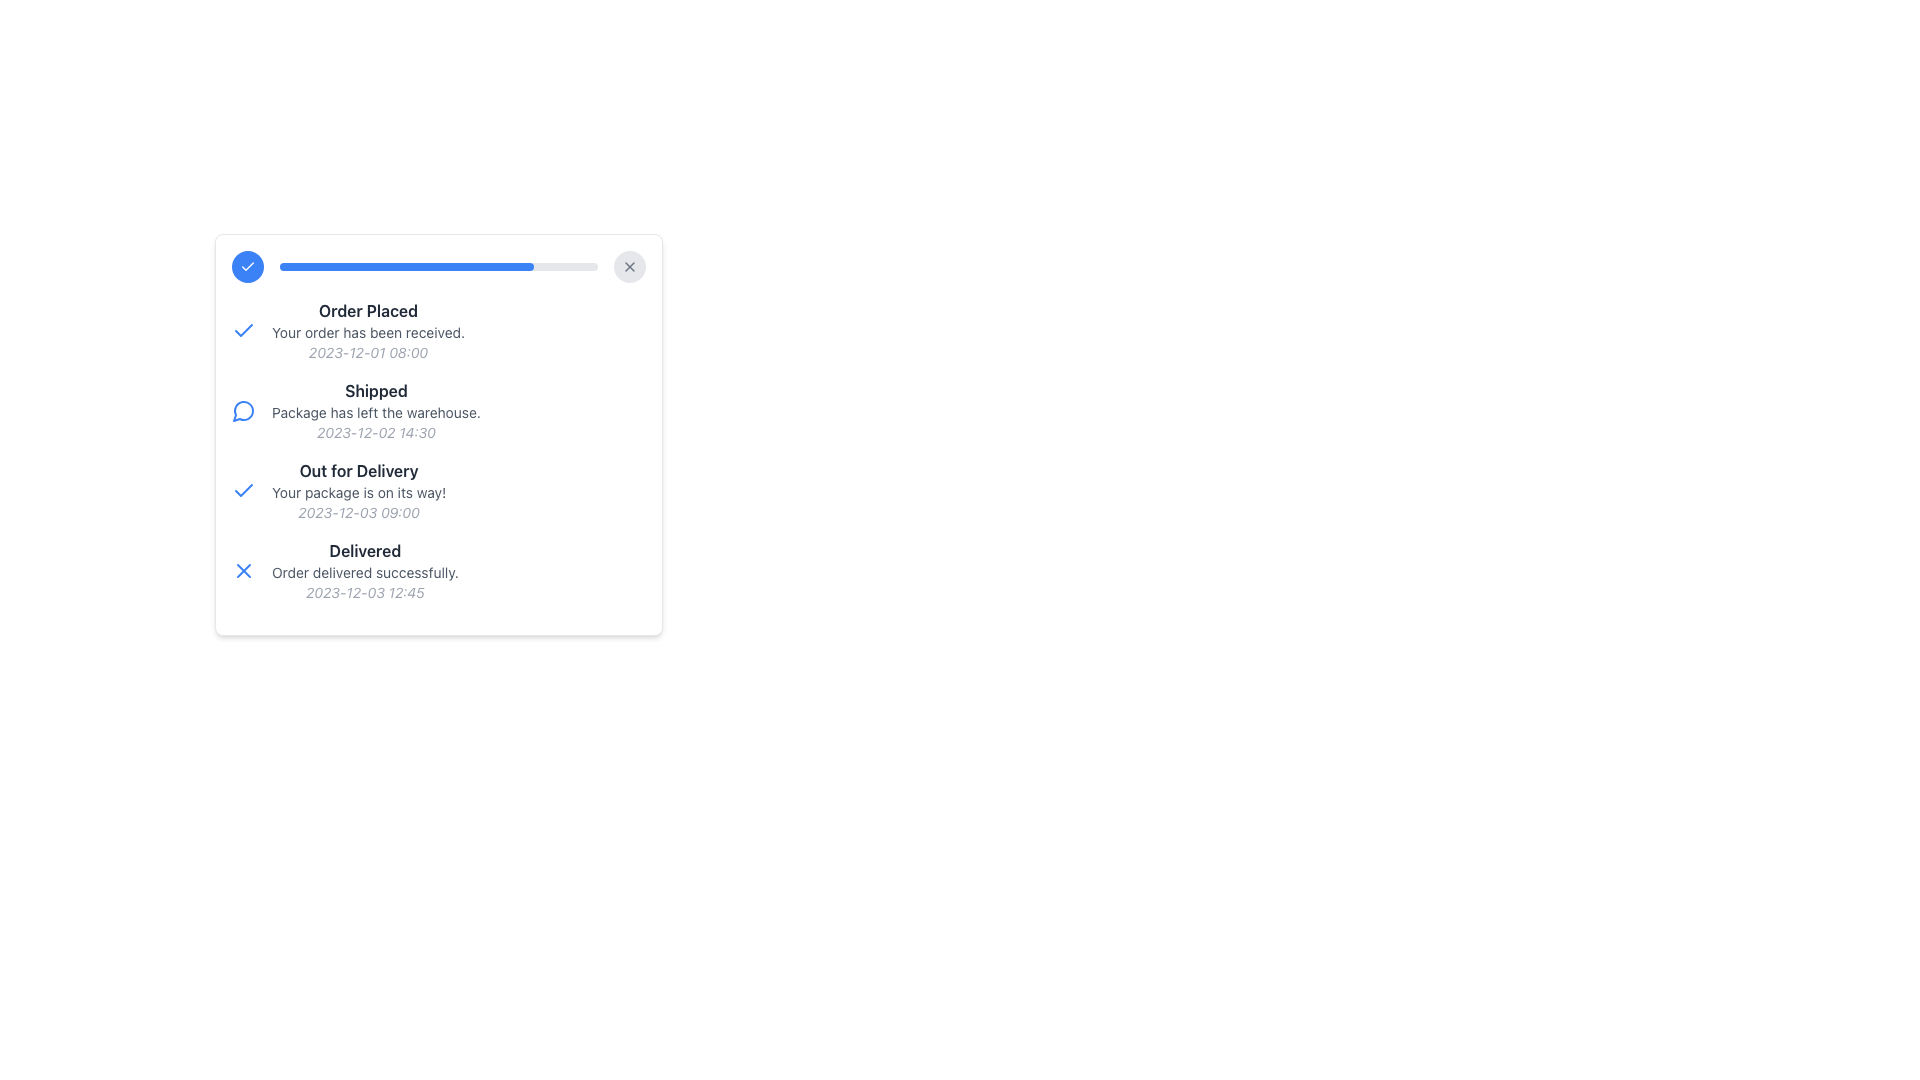 The image size is (1920, 1080). Describe the element at coordinates (243, 489) in the screenshot. I see `the graphical check mark representing the completed 'Order Placed' step in the order progress flow, which is styled with a thin blue stroke and rounded corners` at that location.